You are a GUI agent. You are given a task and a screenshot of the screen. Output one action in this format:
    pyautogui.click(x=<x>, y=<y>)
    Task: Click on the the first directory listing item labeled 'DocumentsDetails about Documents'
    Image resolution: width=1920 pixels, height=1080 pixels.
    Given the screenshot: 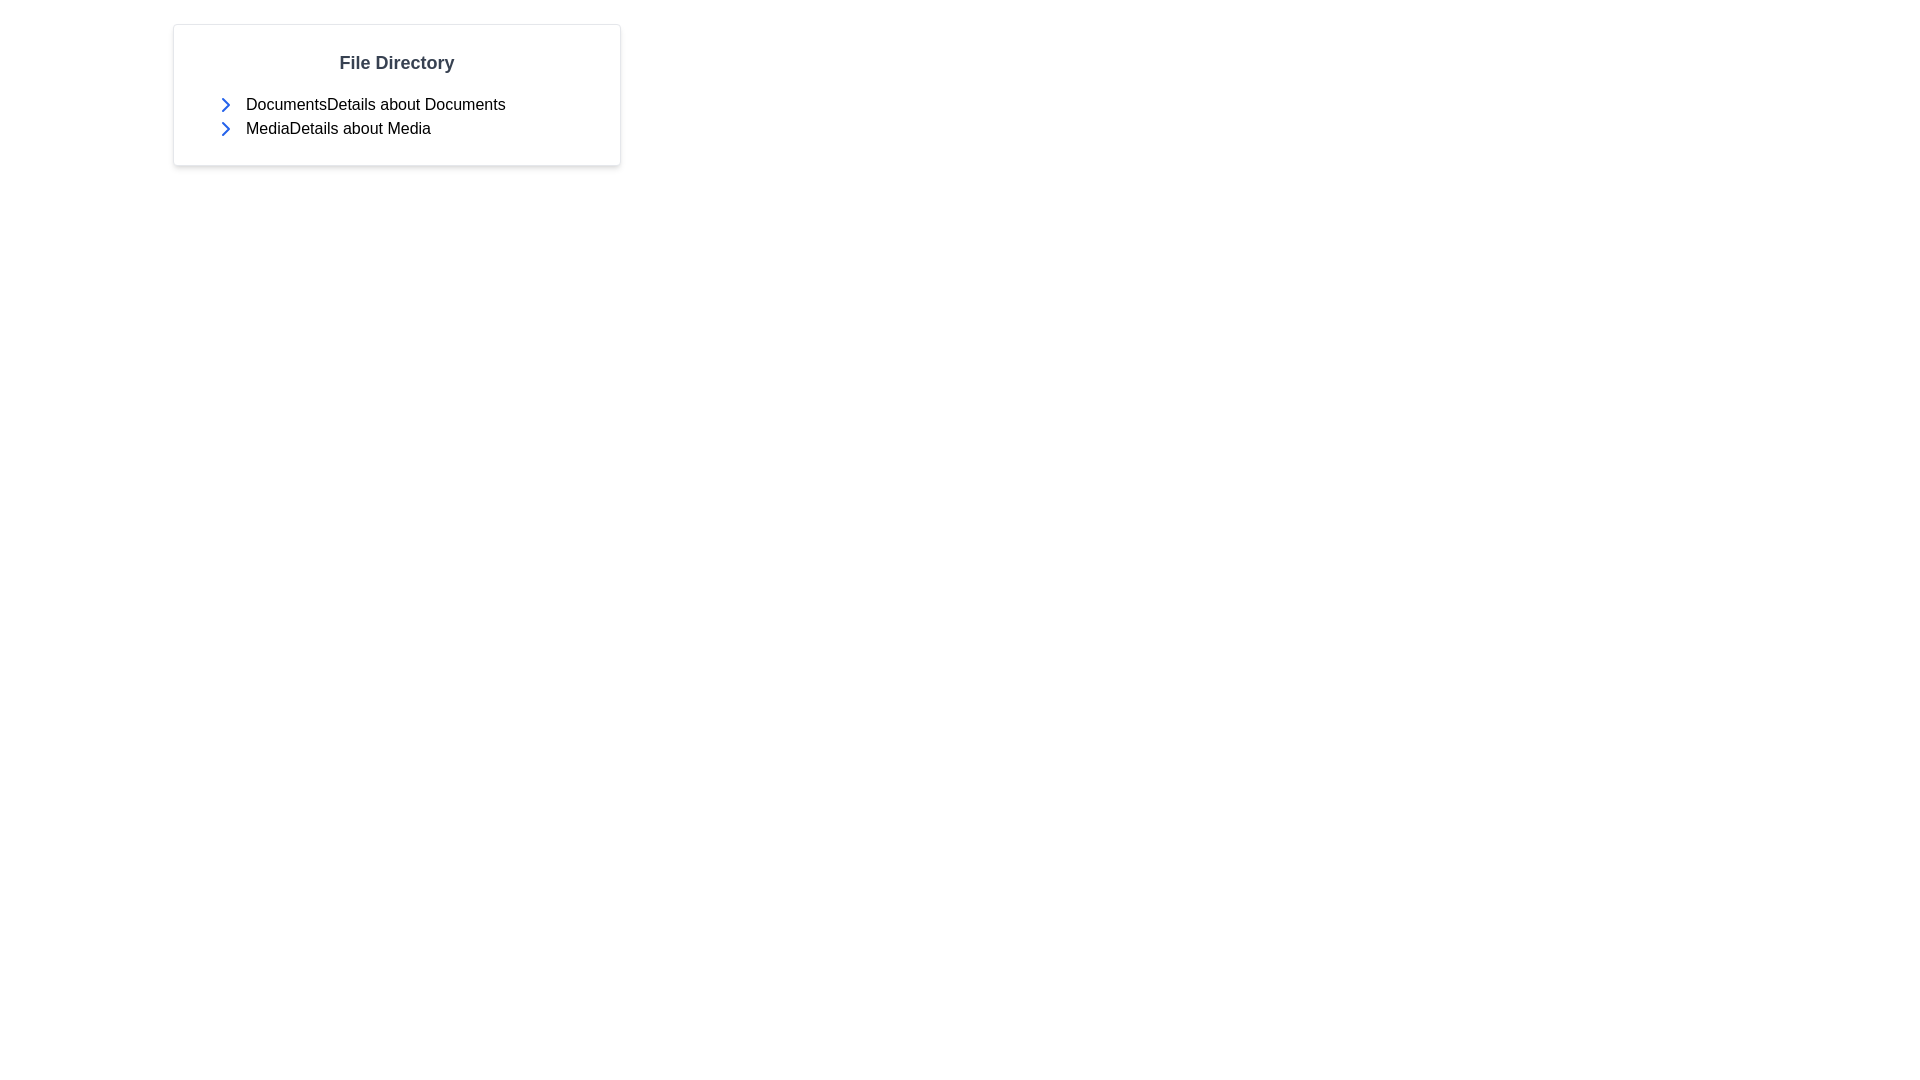 What is the action you would take?
    pyautogui.click(x=403, y=104)
    